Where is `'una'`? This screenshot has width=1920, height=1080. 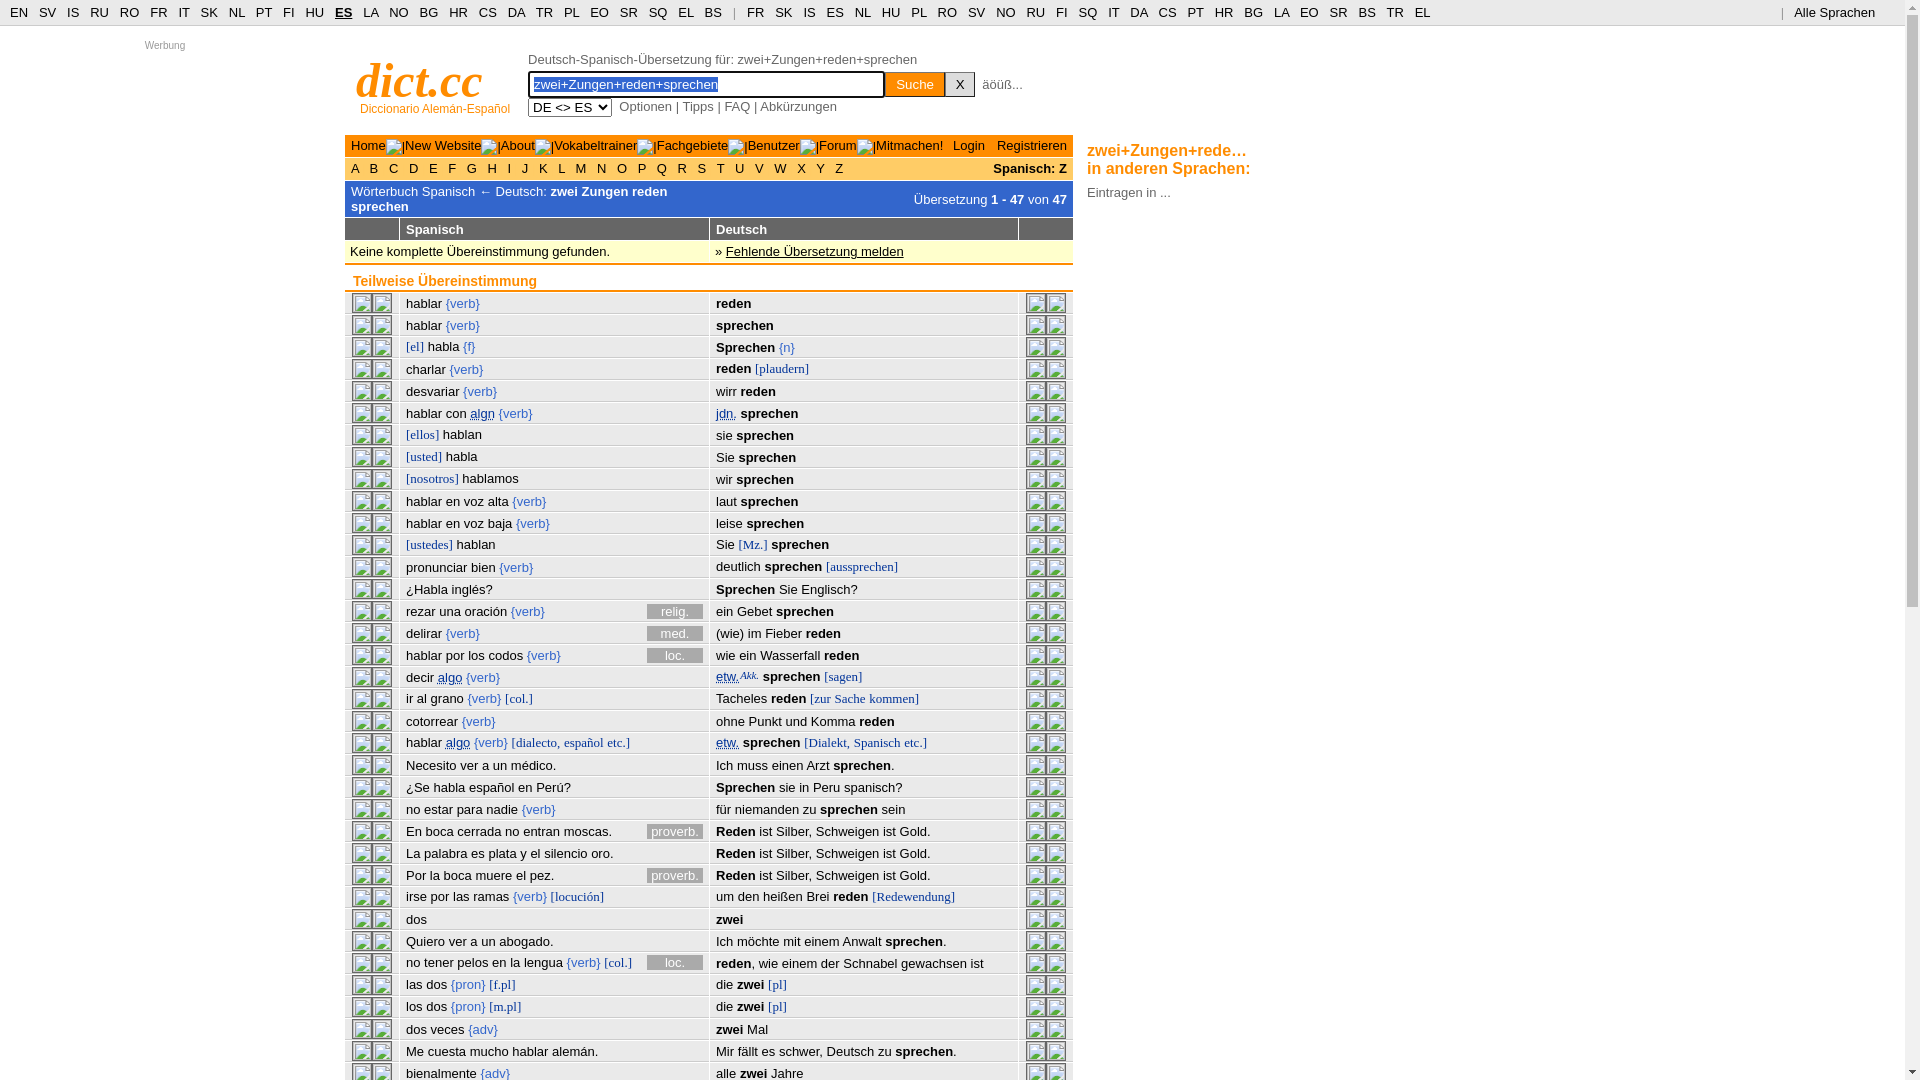 'una' is located at coordinates (449, 610).